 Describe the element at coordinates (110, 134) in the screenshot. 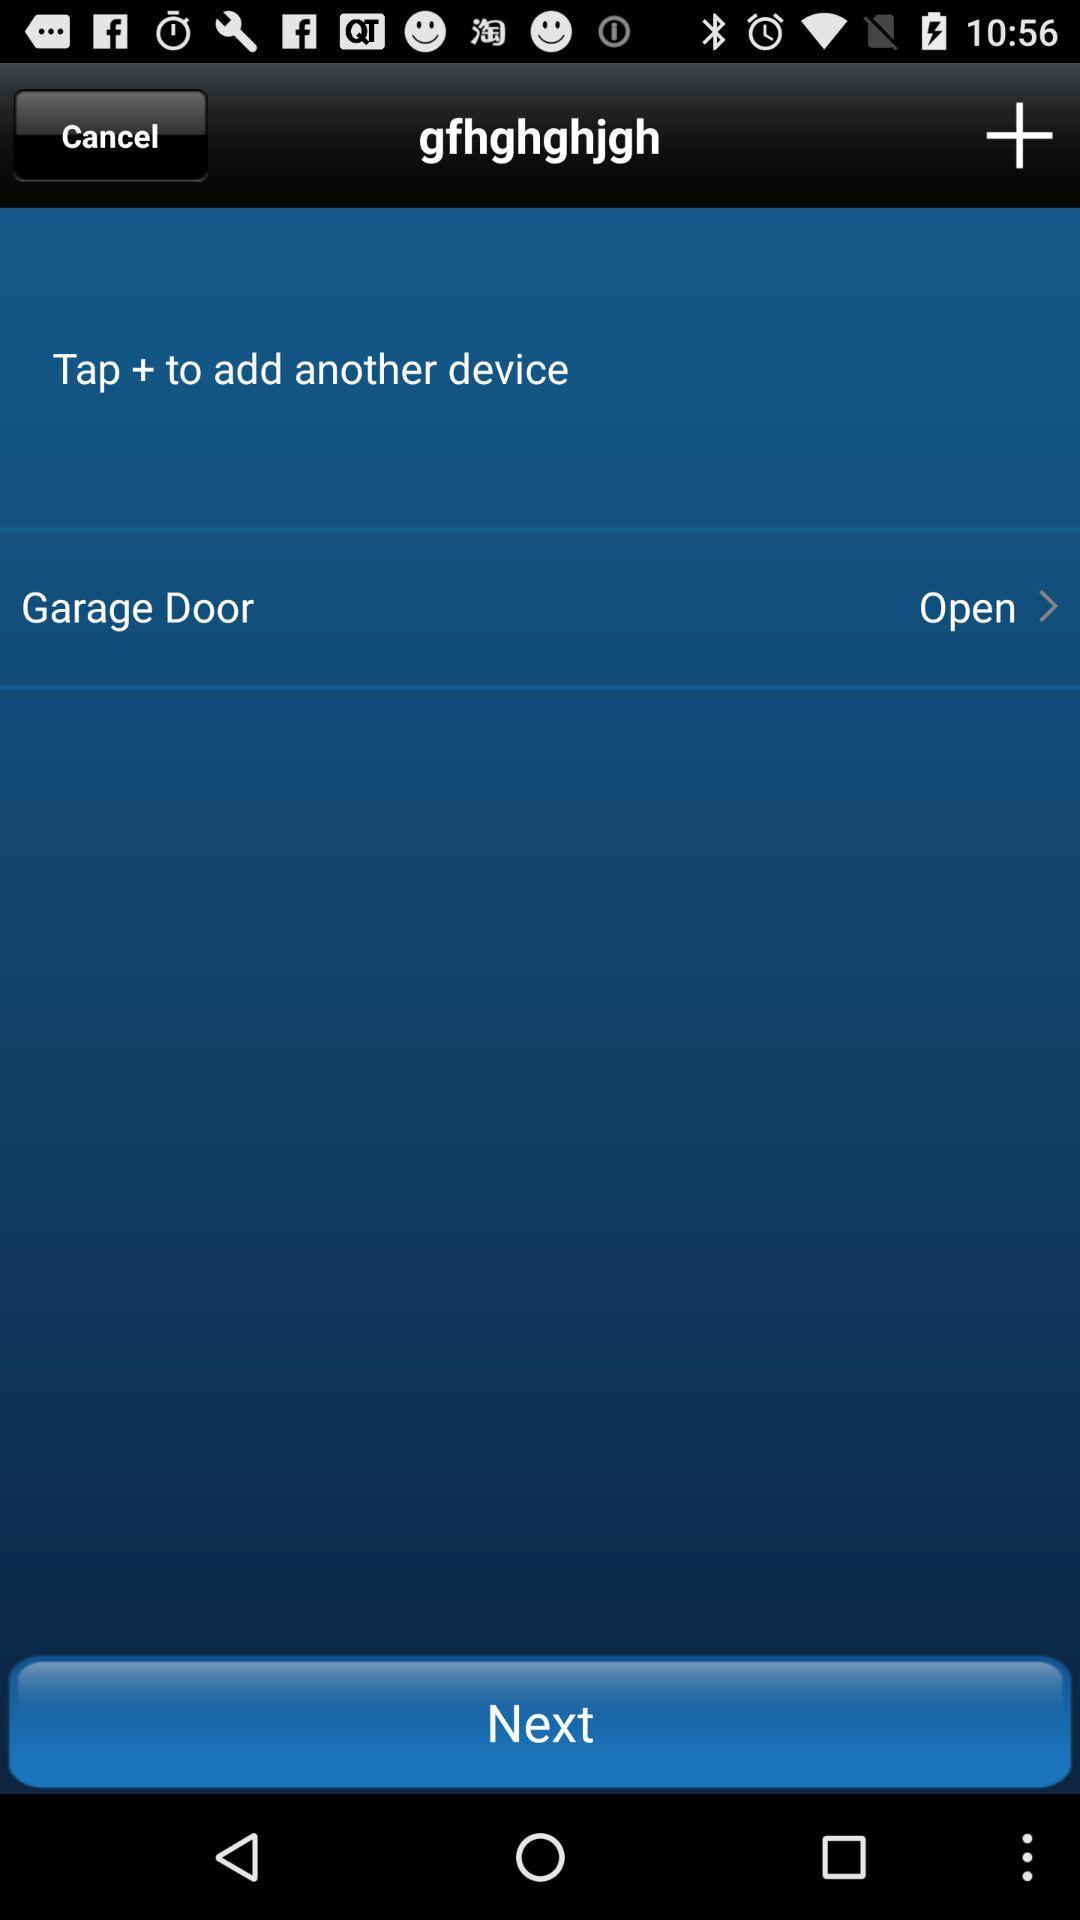

I see `the icon to the left of the gfhghghjgh icon` at that location.